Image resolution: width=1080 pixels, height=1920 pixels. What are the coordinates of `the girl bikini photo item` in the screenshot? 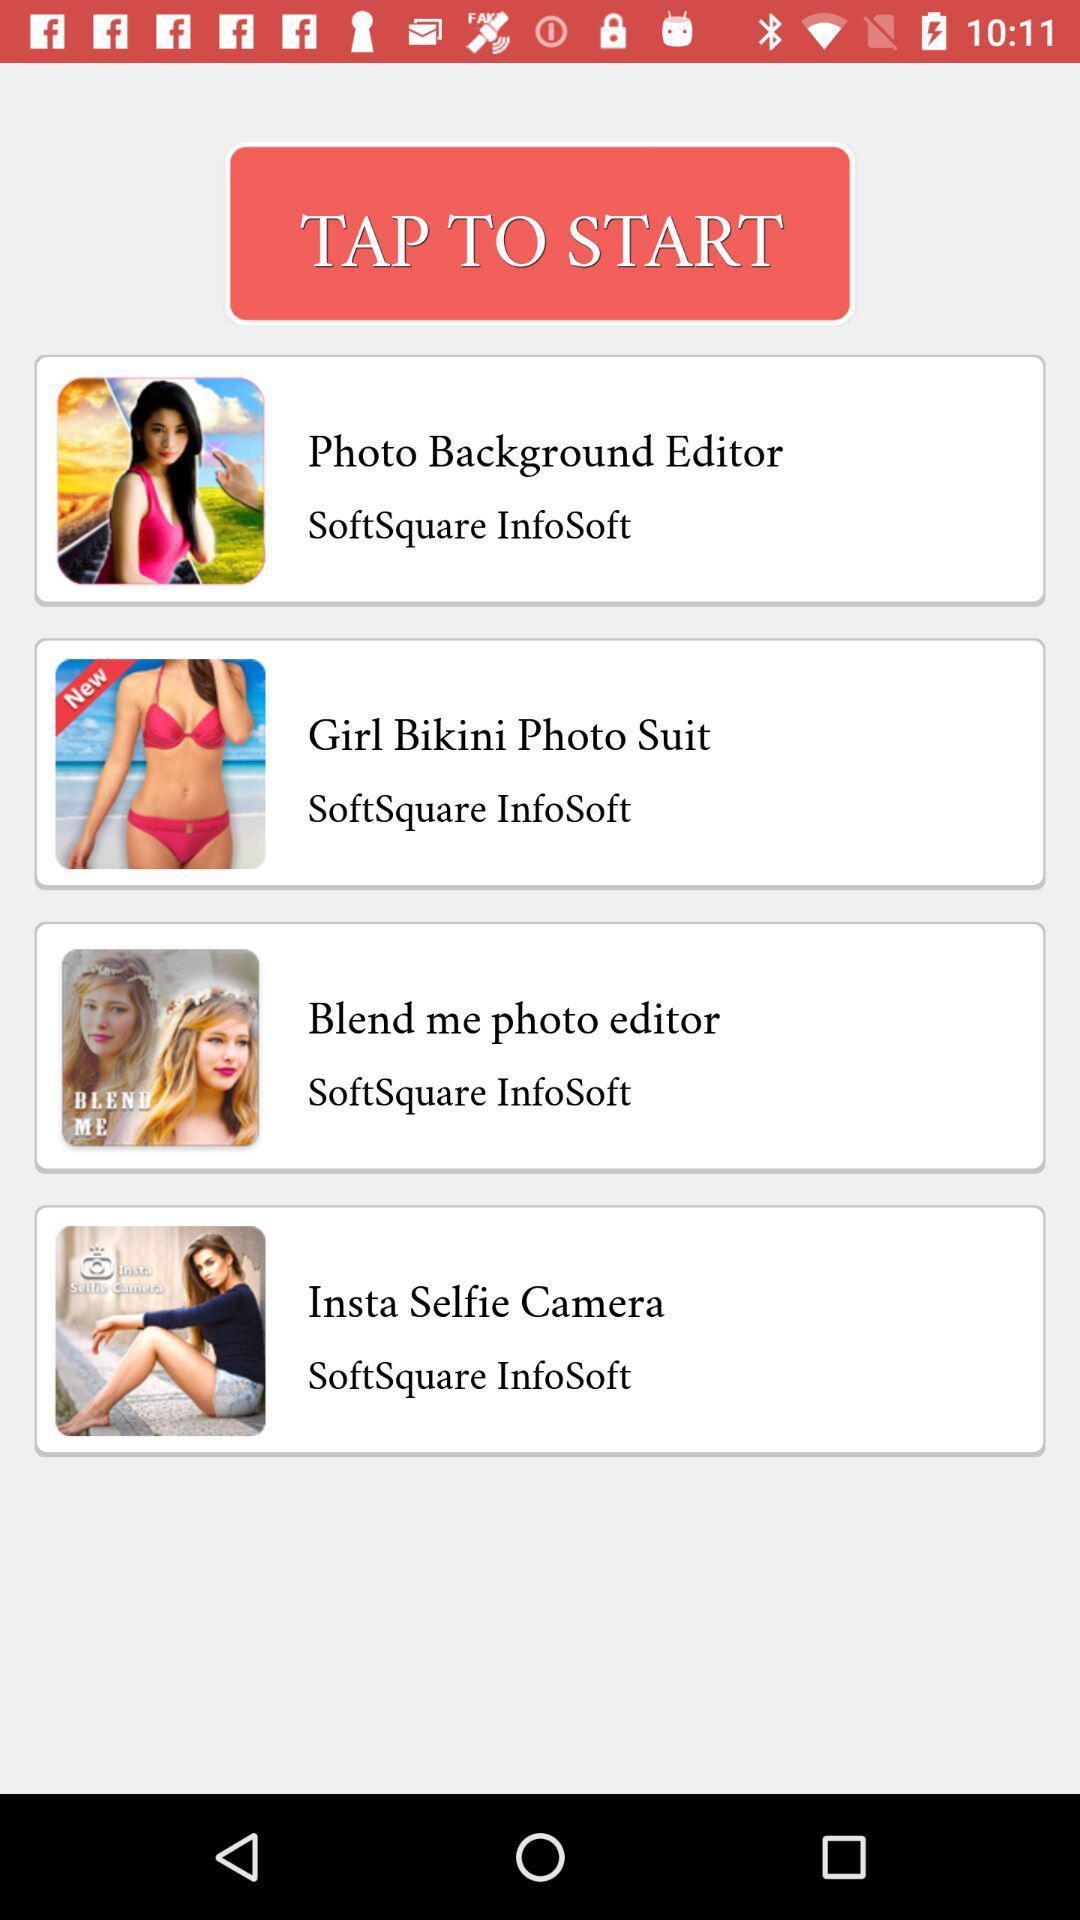 It's located at (508, 728).